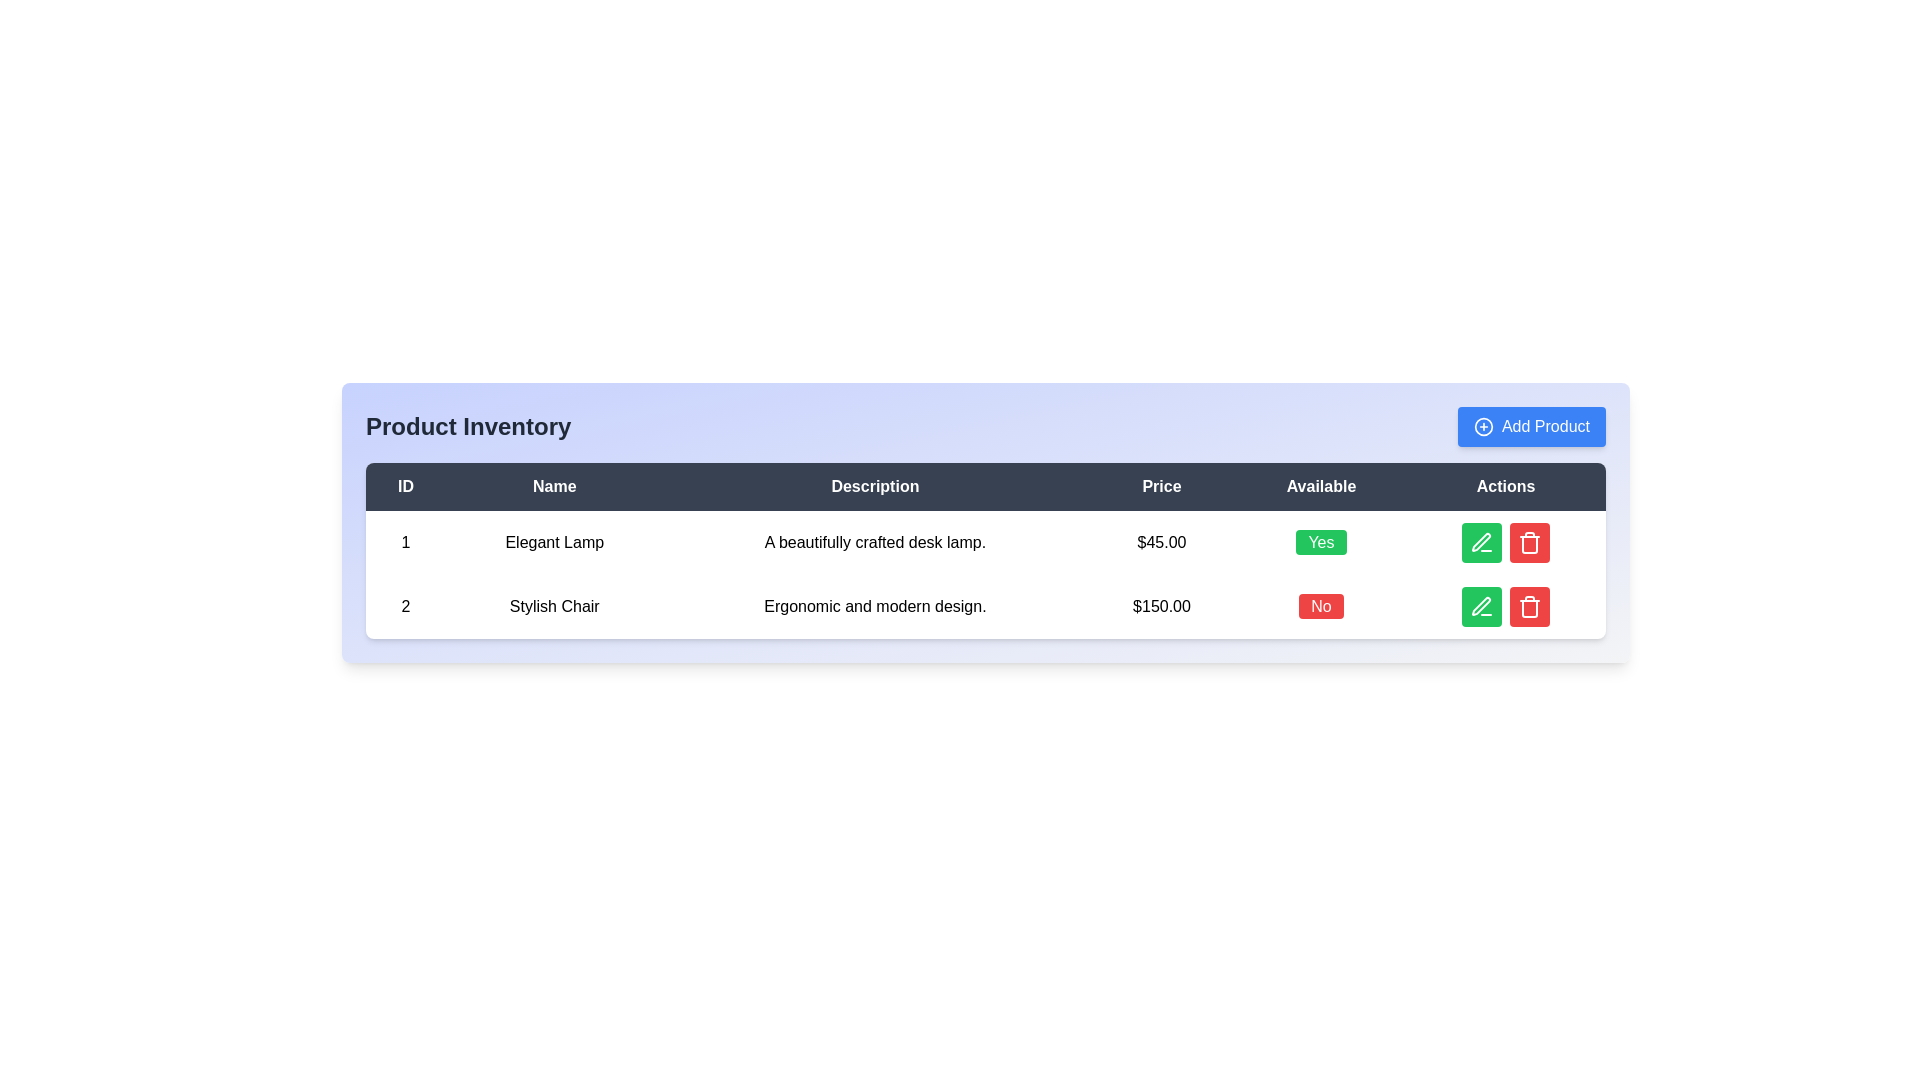 Image resolution: width=1920 pixels, height=1080 pixels. I want to click on the 'Add Product' button, which contains an icon representing the add action located to the left of the 'Add Product' text, so click(1483, 426).